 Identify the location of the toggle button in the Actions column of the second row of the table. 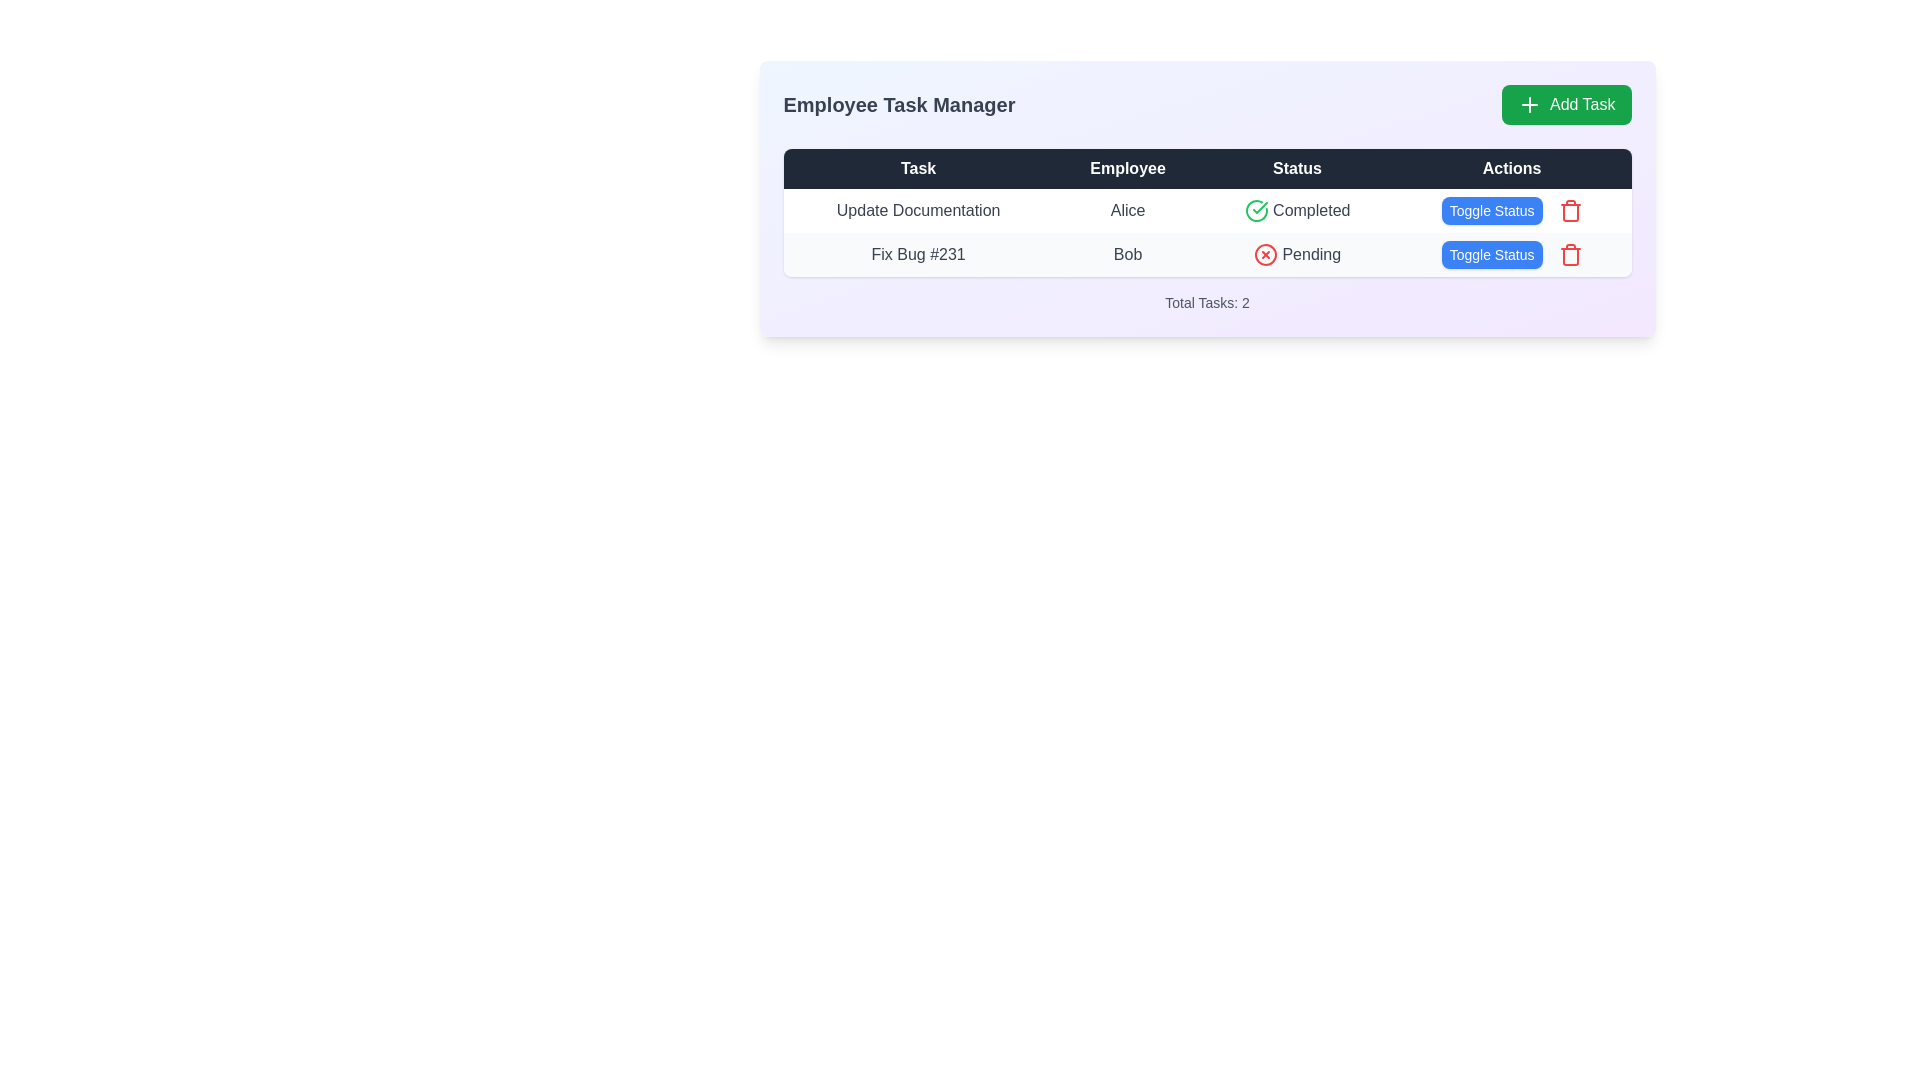
(1492, 253).